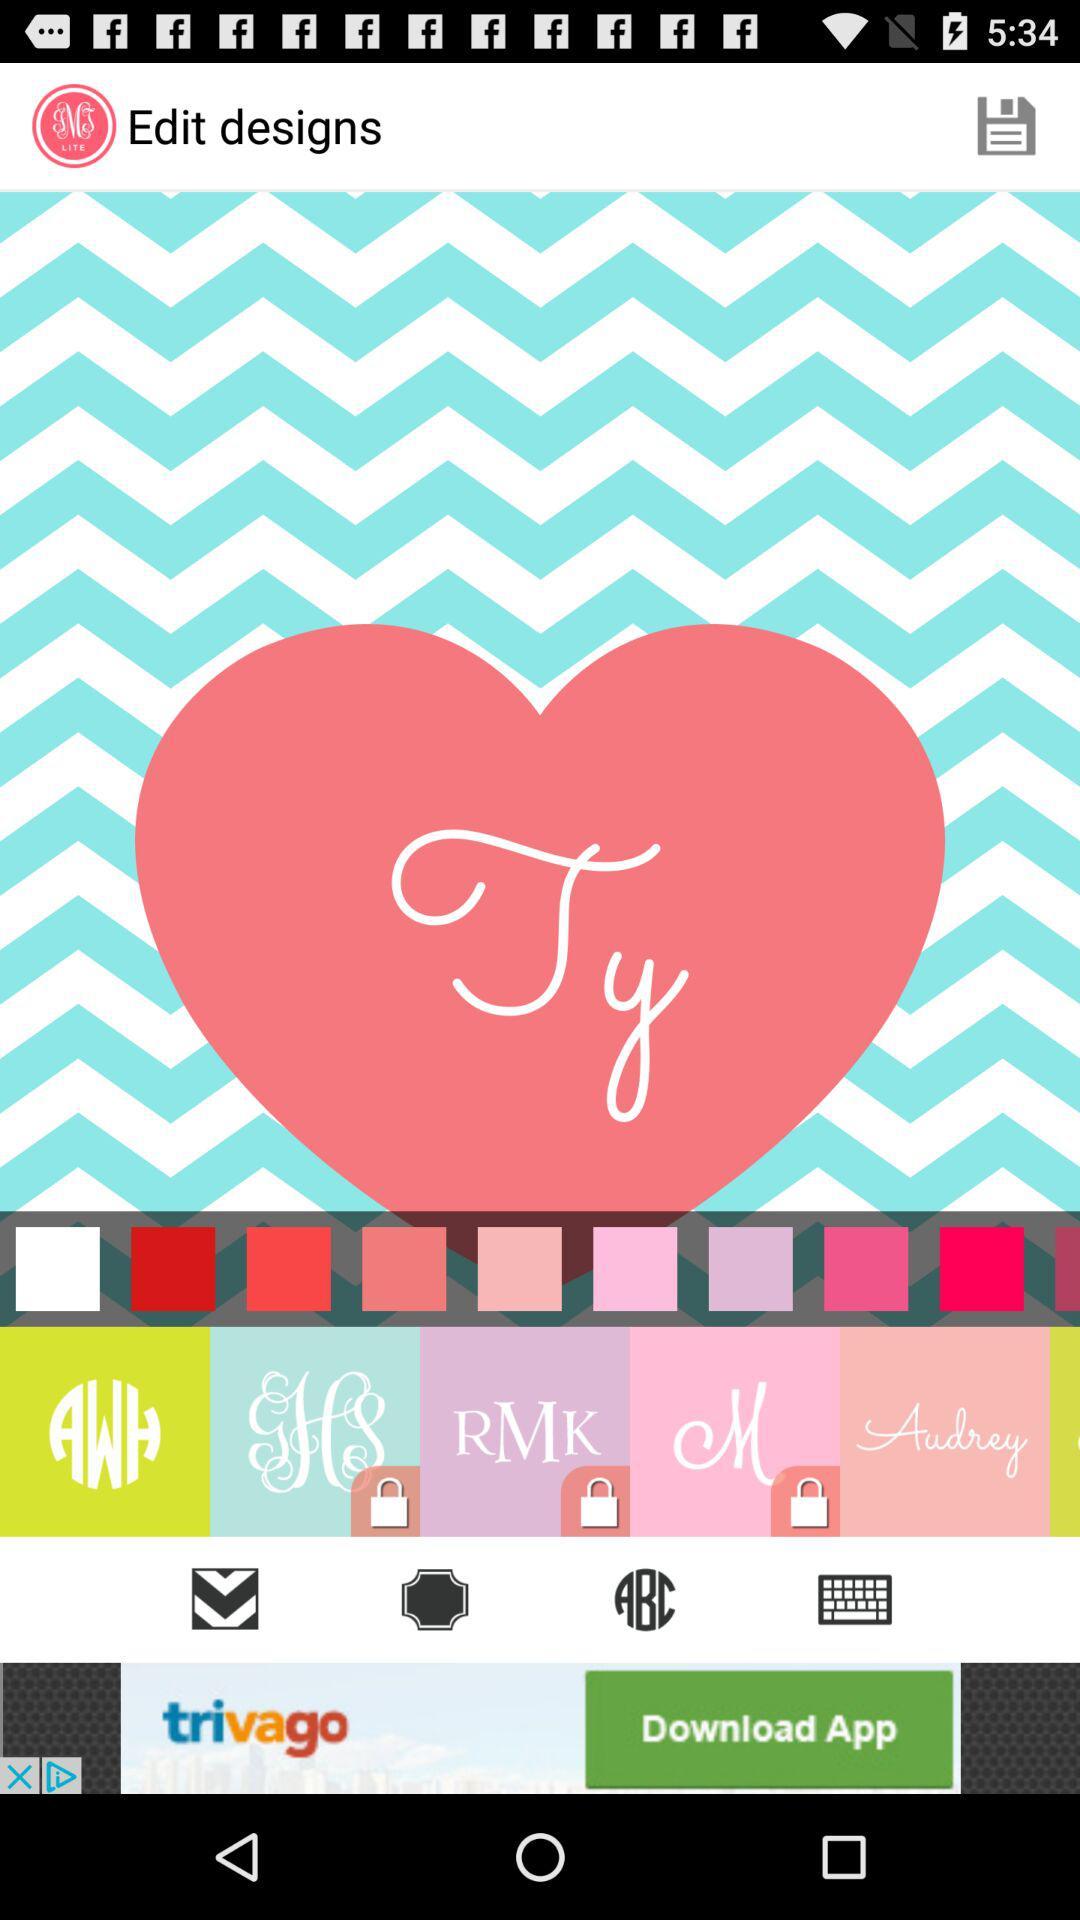 This screenshot has height=1920, width=1080. I want to click on rmk, so click(523, 1430).